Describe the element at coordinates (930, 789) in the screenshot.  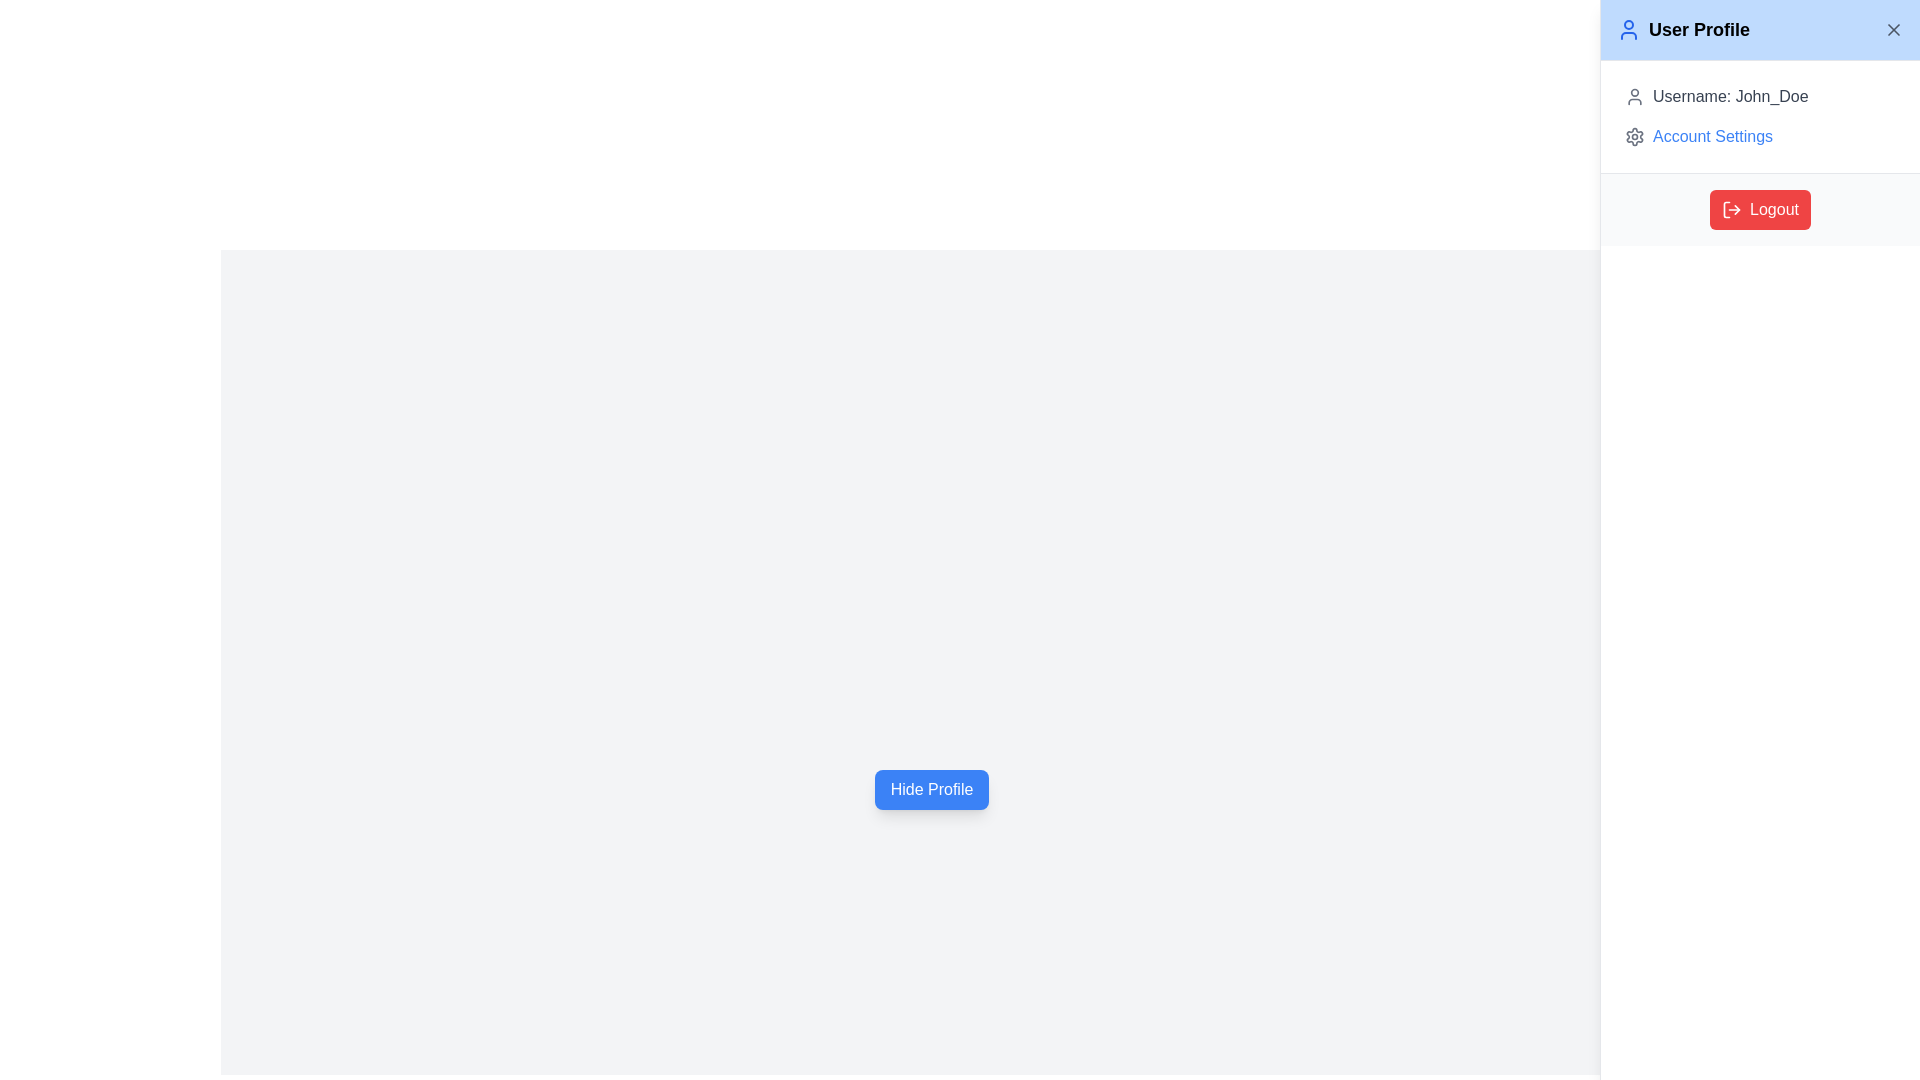
I see `the 'Hide Profile' button, which is a bright blue rounded rectangle with white text, located near the center horizontally and lower vertically within a light gray area` at that location.